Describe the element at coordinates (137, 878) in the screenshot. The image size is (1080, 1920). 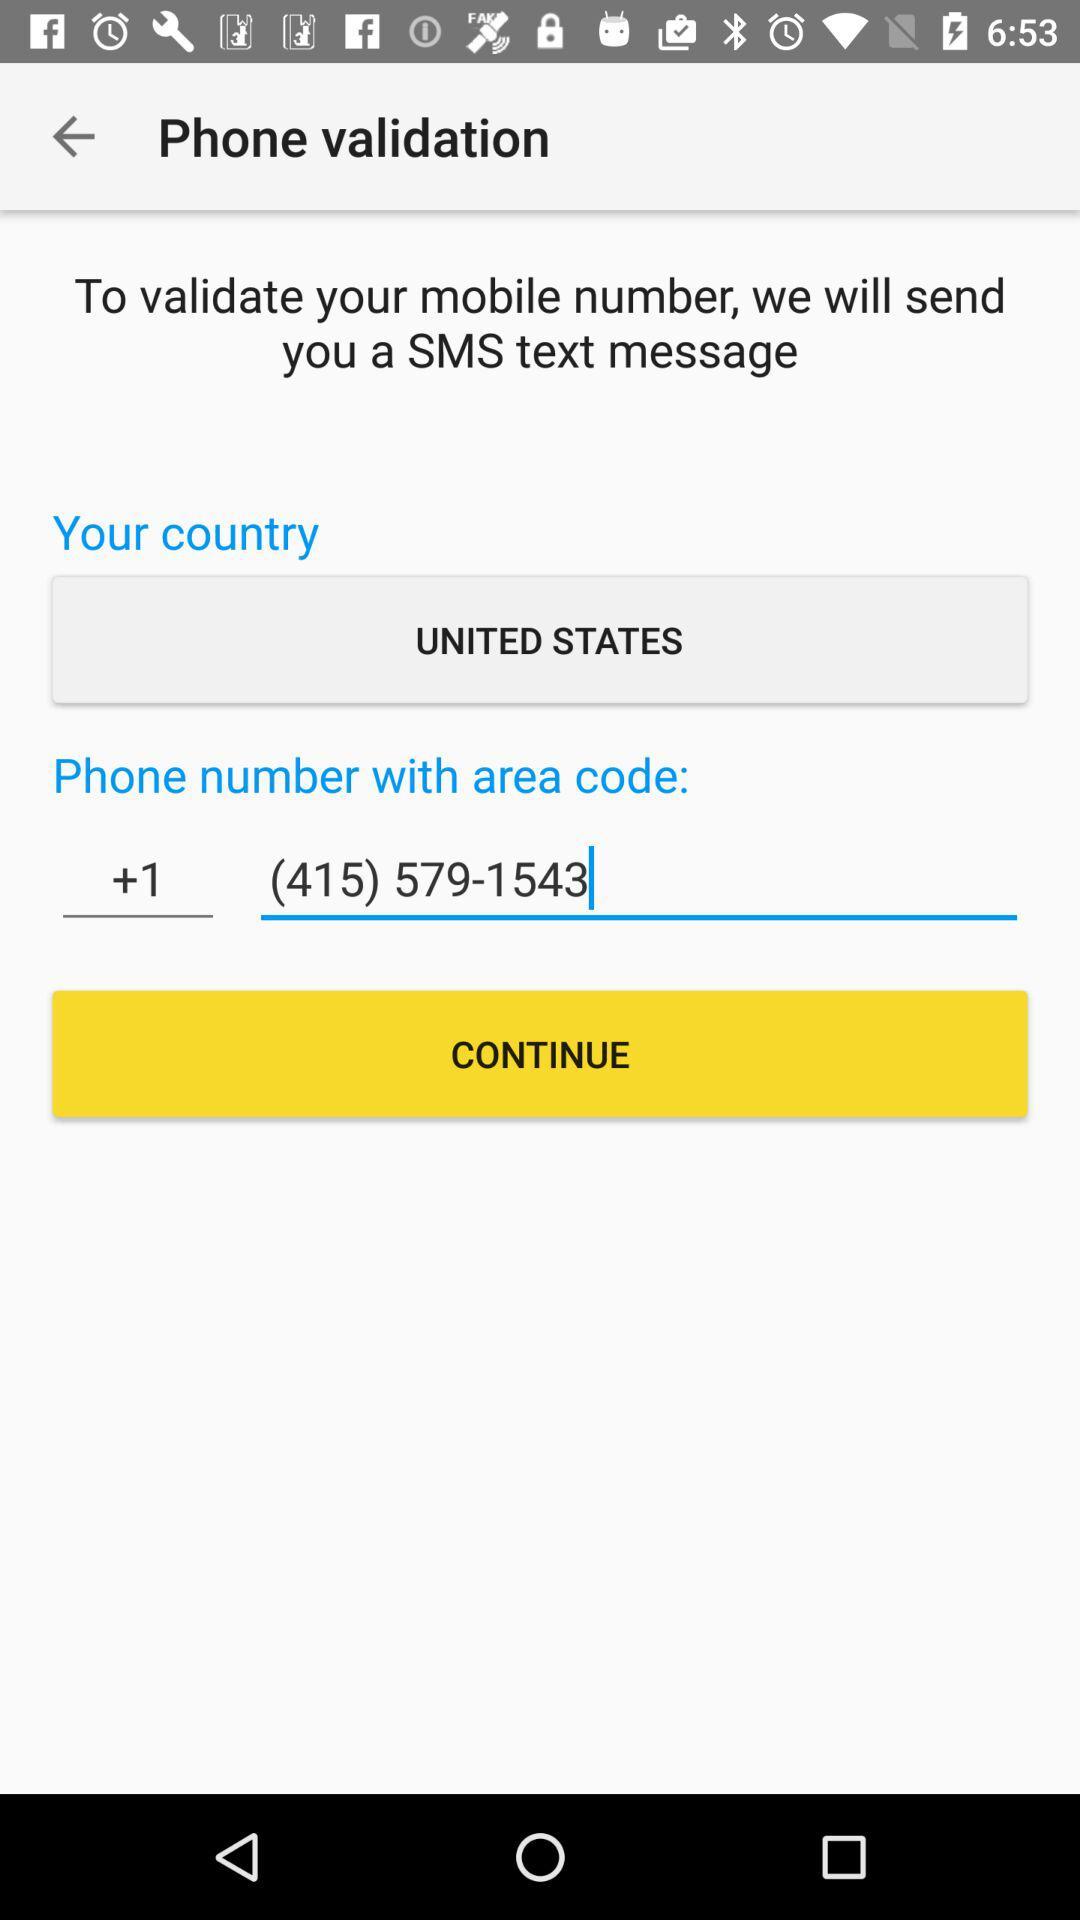
I see `the icon on the left` at that location.